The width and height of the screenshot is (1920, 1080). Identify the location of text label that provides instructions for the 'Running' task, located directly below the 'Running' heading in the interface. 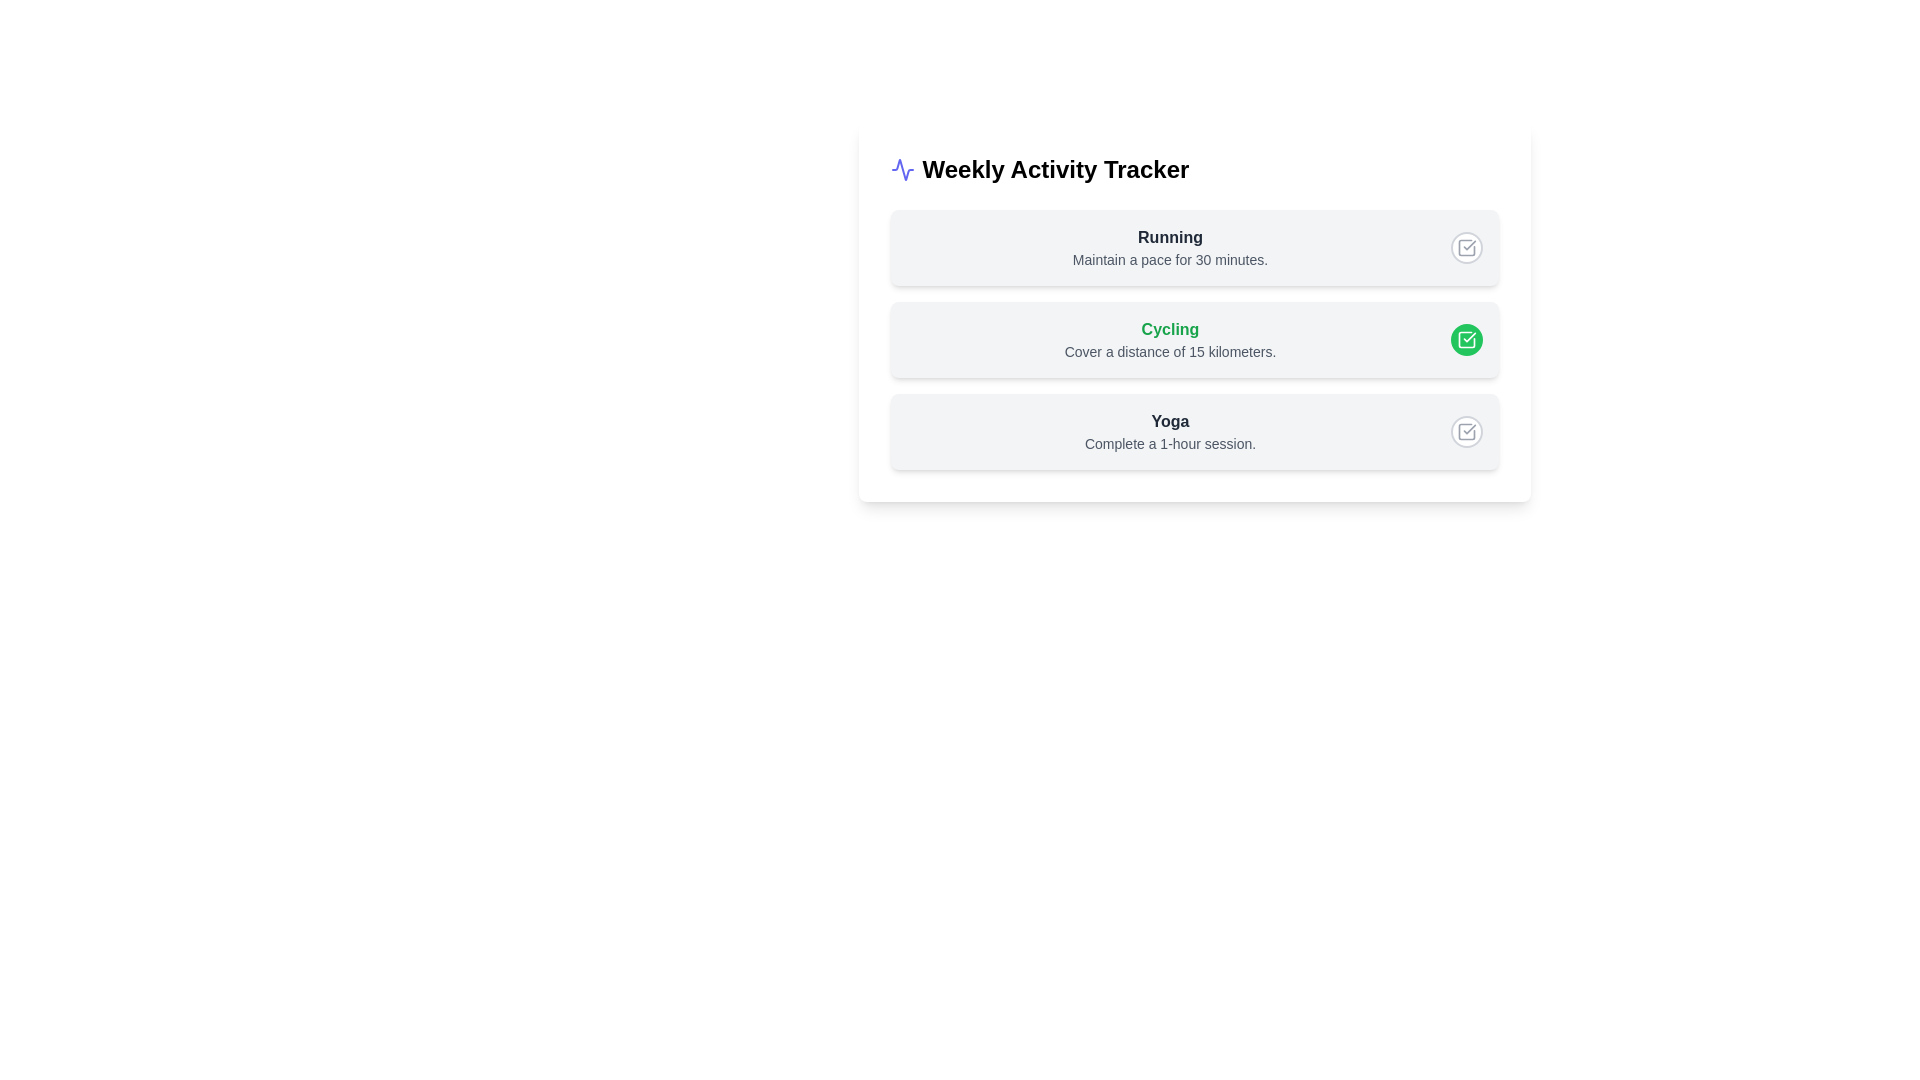
(1170, 258).